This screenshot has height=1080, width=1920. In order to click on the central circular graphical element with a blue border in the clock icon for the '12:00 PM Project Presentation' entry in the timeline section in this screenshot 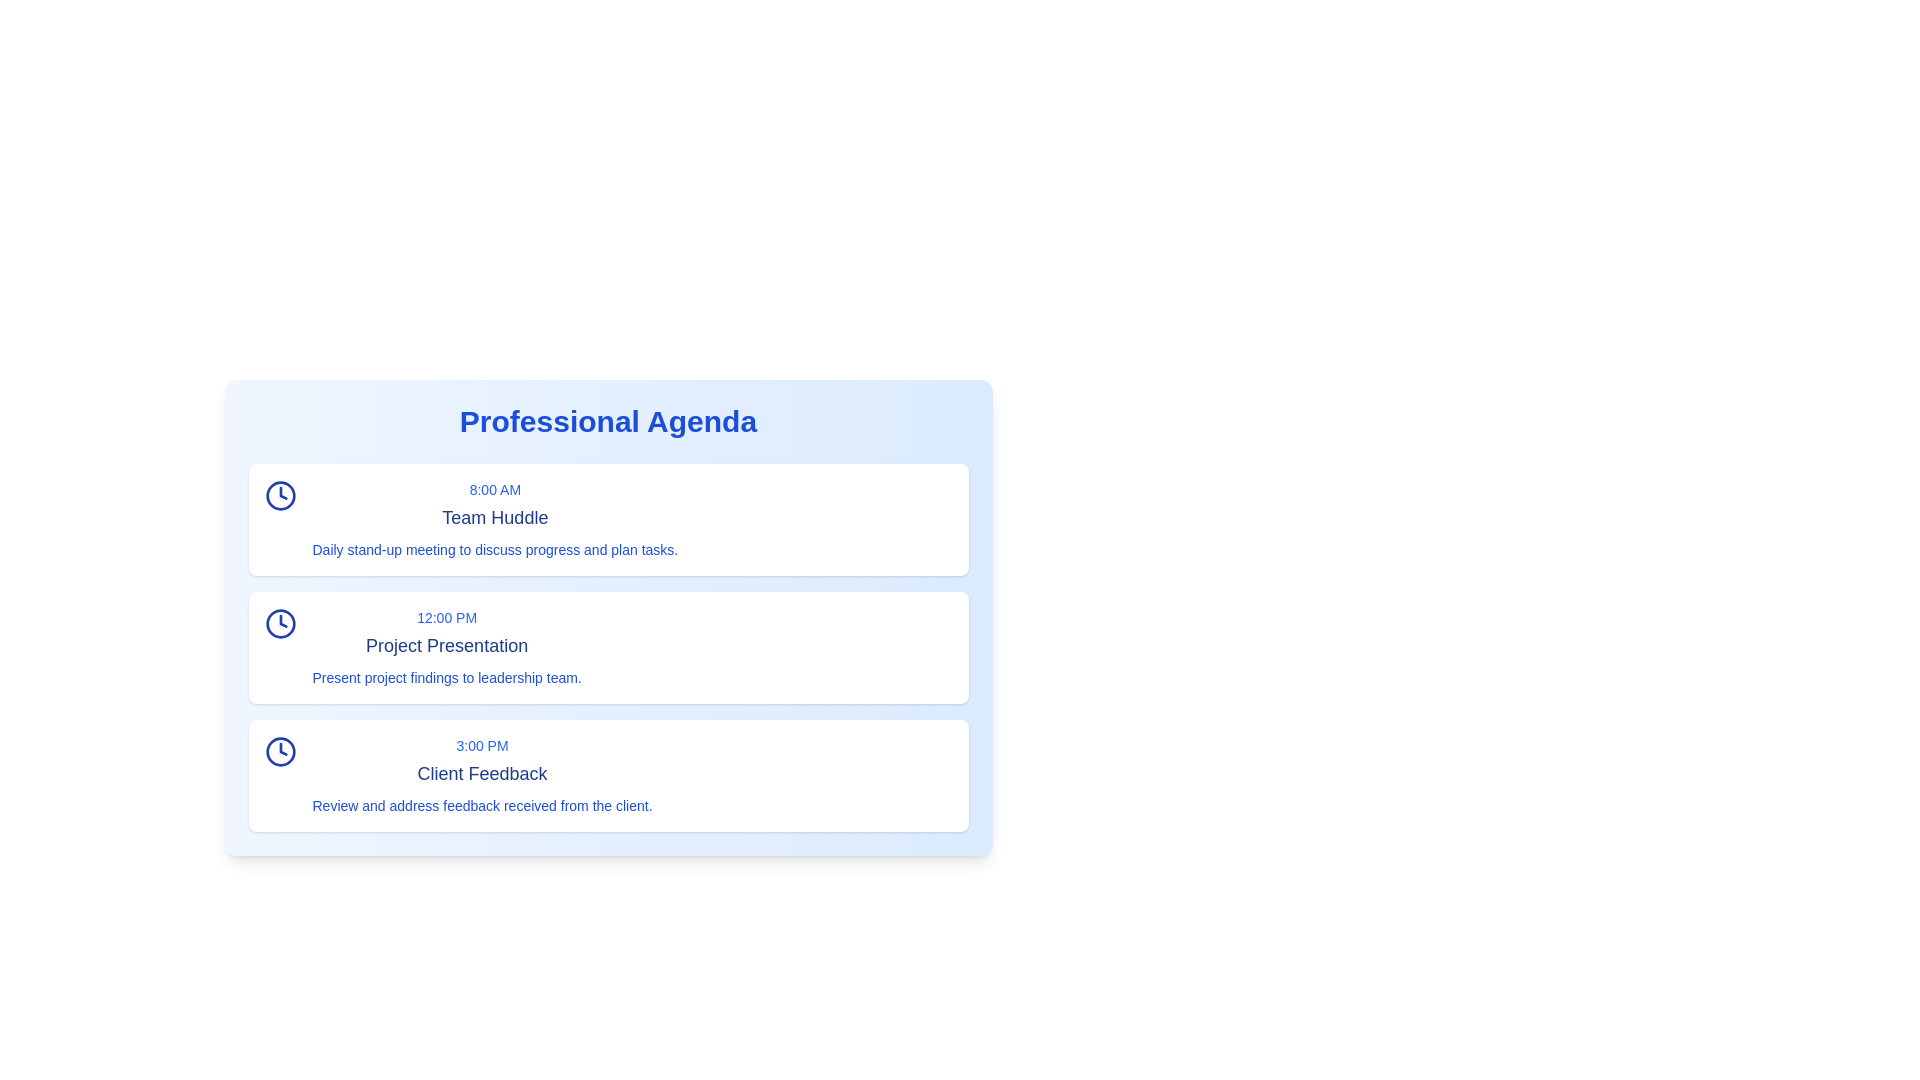, I will do `click(279, 623)`.